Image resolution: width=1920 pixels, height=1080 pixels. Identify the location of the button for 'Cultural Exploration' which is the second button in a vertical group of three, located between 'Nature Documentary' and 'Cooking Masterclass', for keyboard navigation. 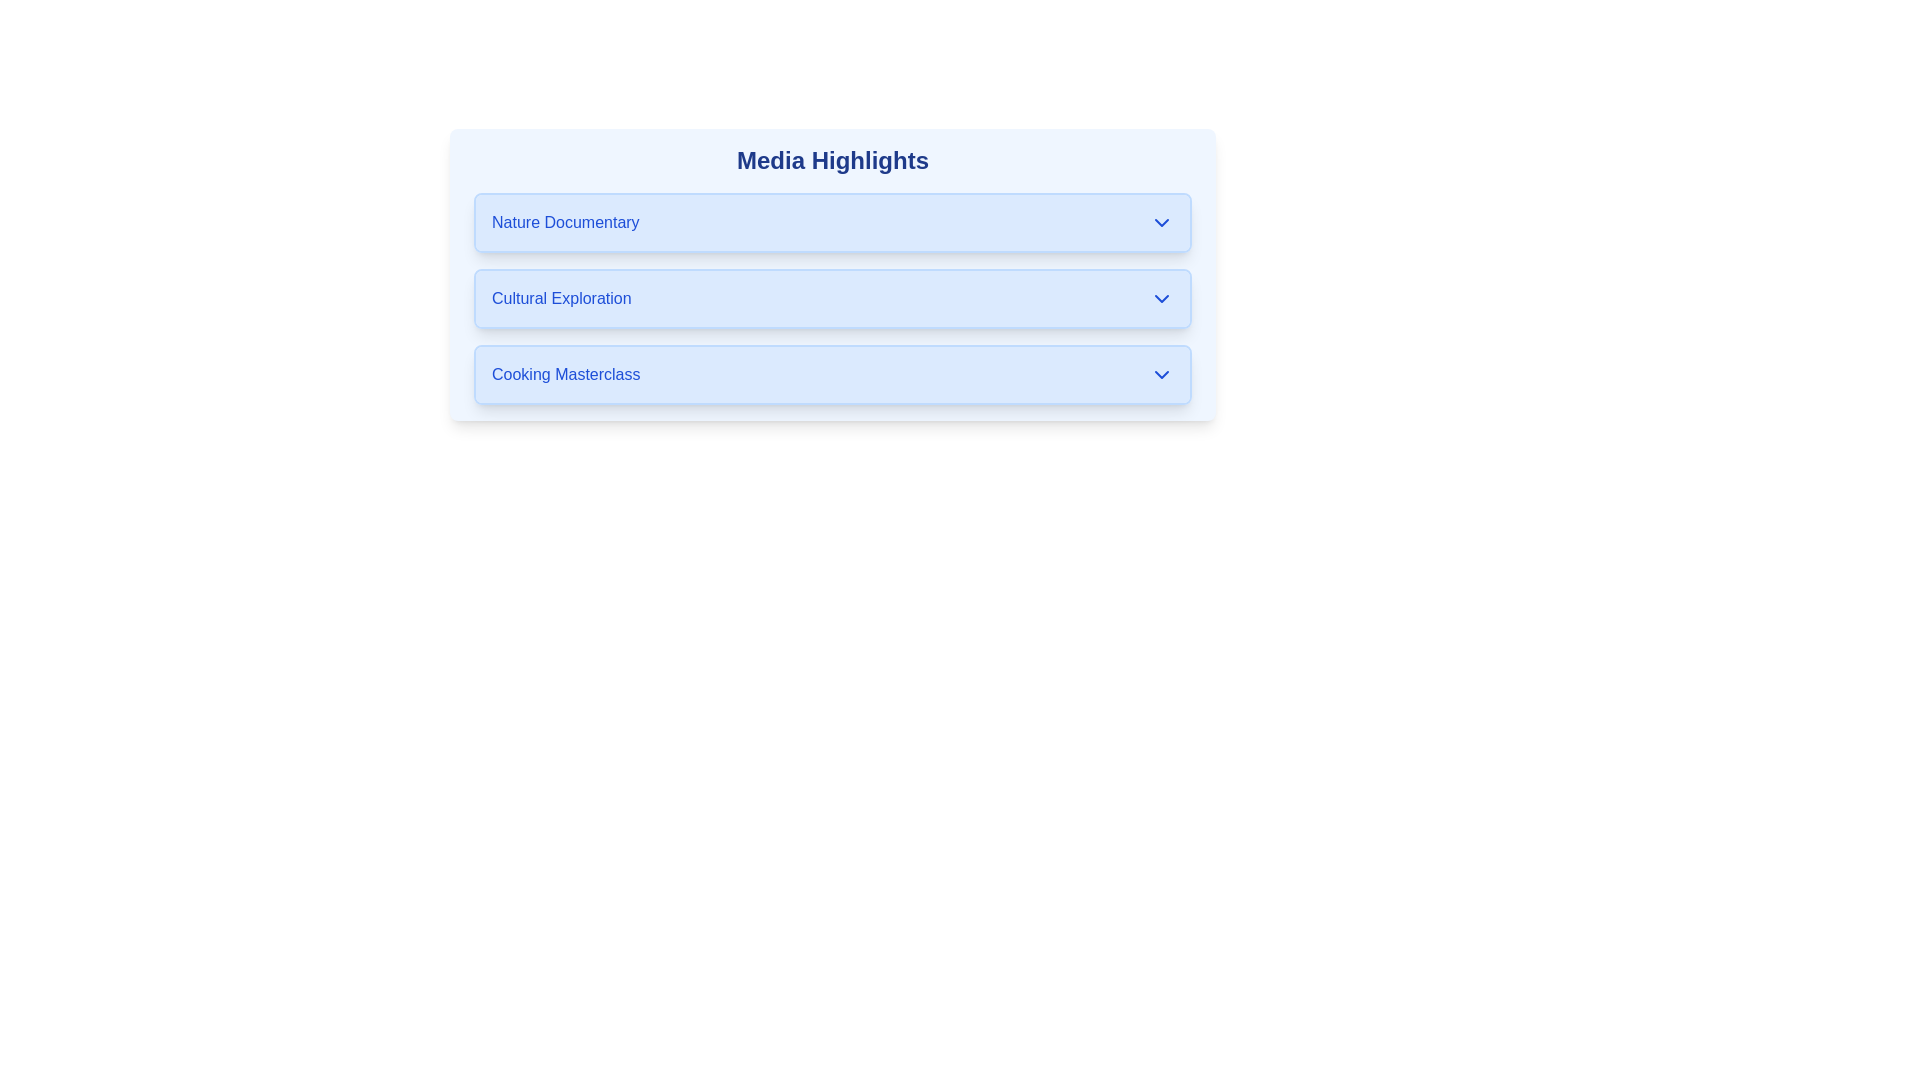
(833, 299).